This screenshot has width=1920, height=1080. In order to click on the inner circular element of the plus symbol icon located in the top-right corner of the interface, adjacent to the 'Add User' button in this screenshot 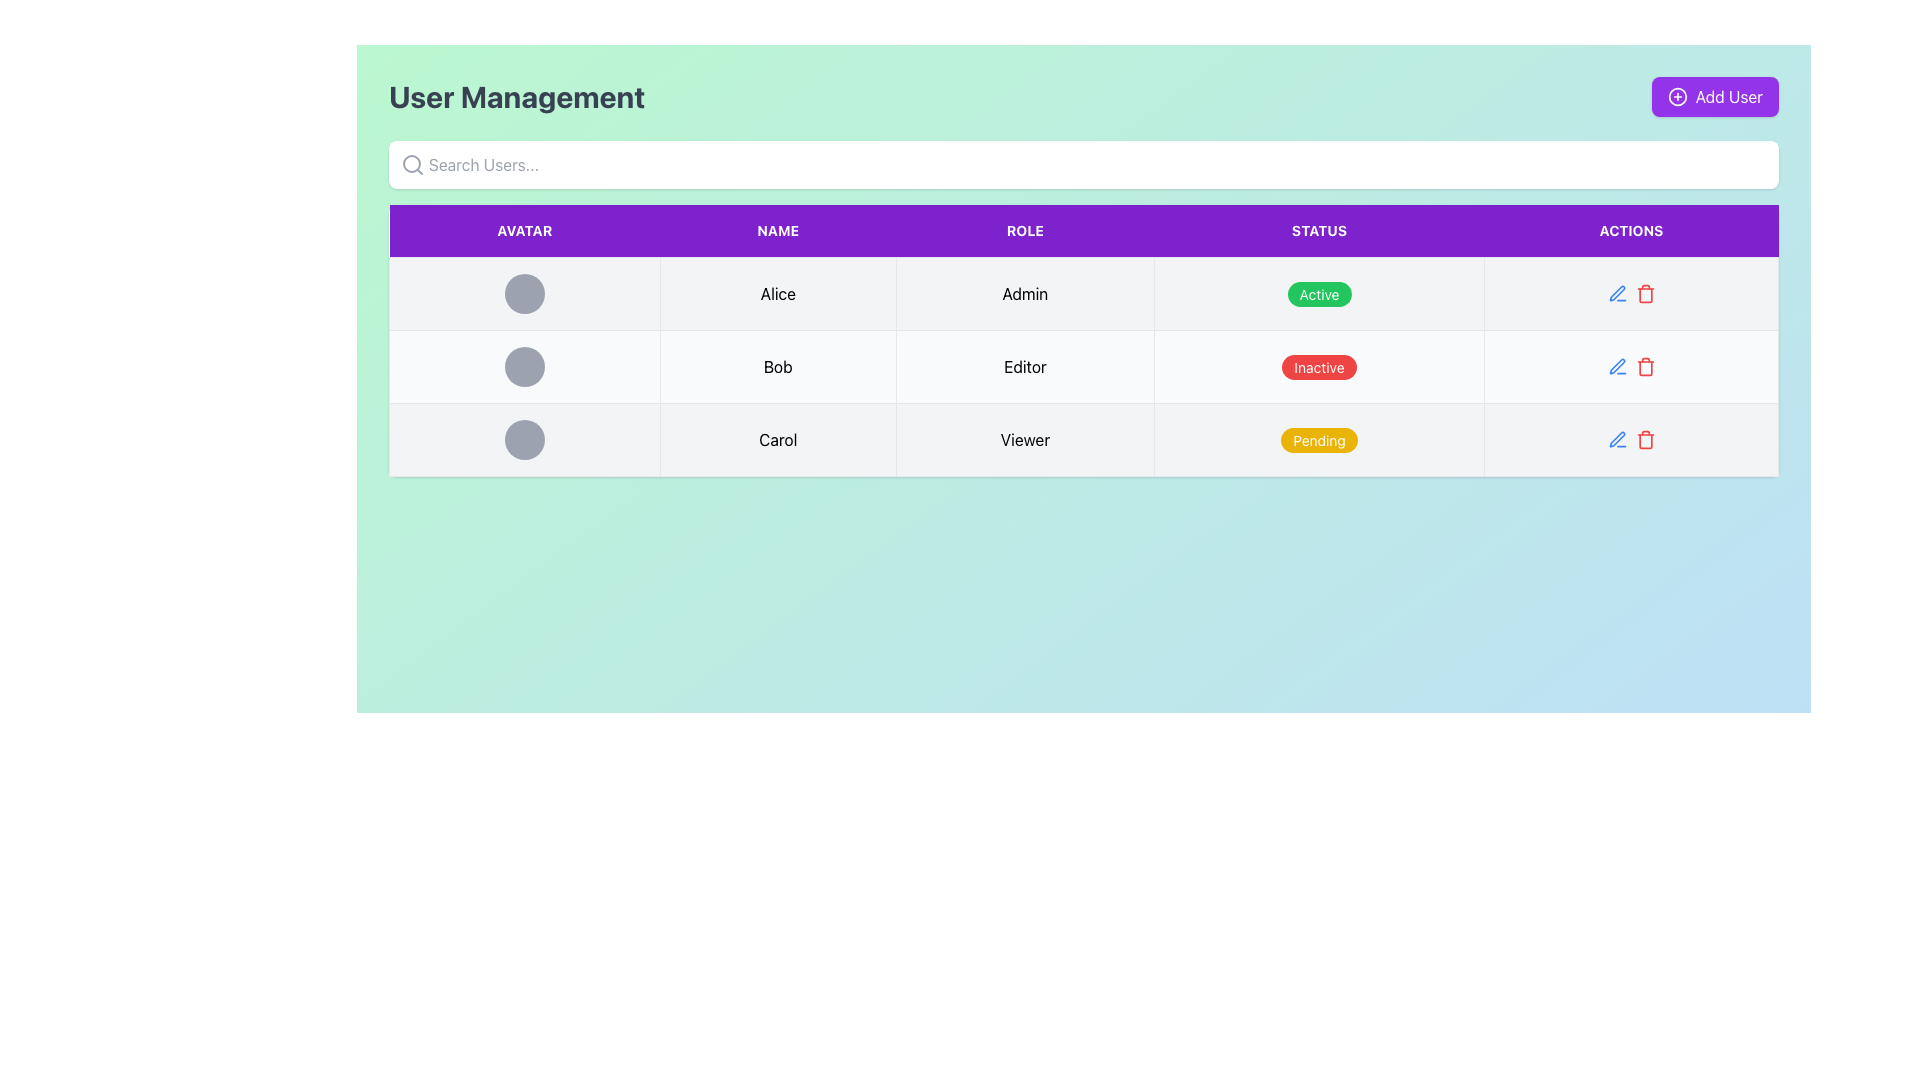, I will do `click(1677, 96)`.